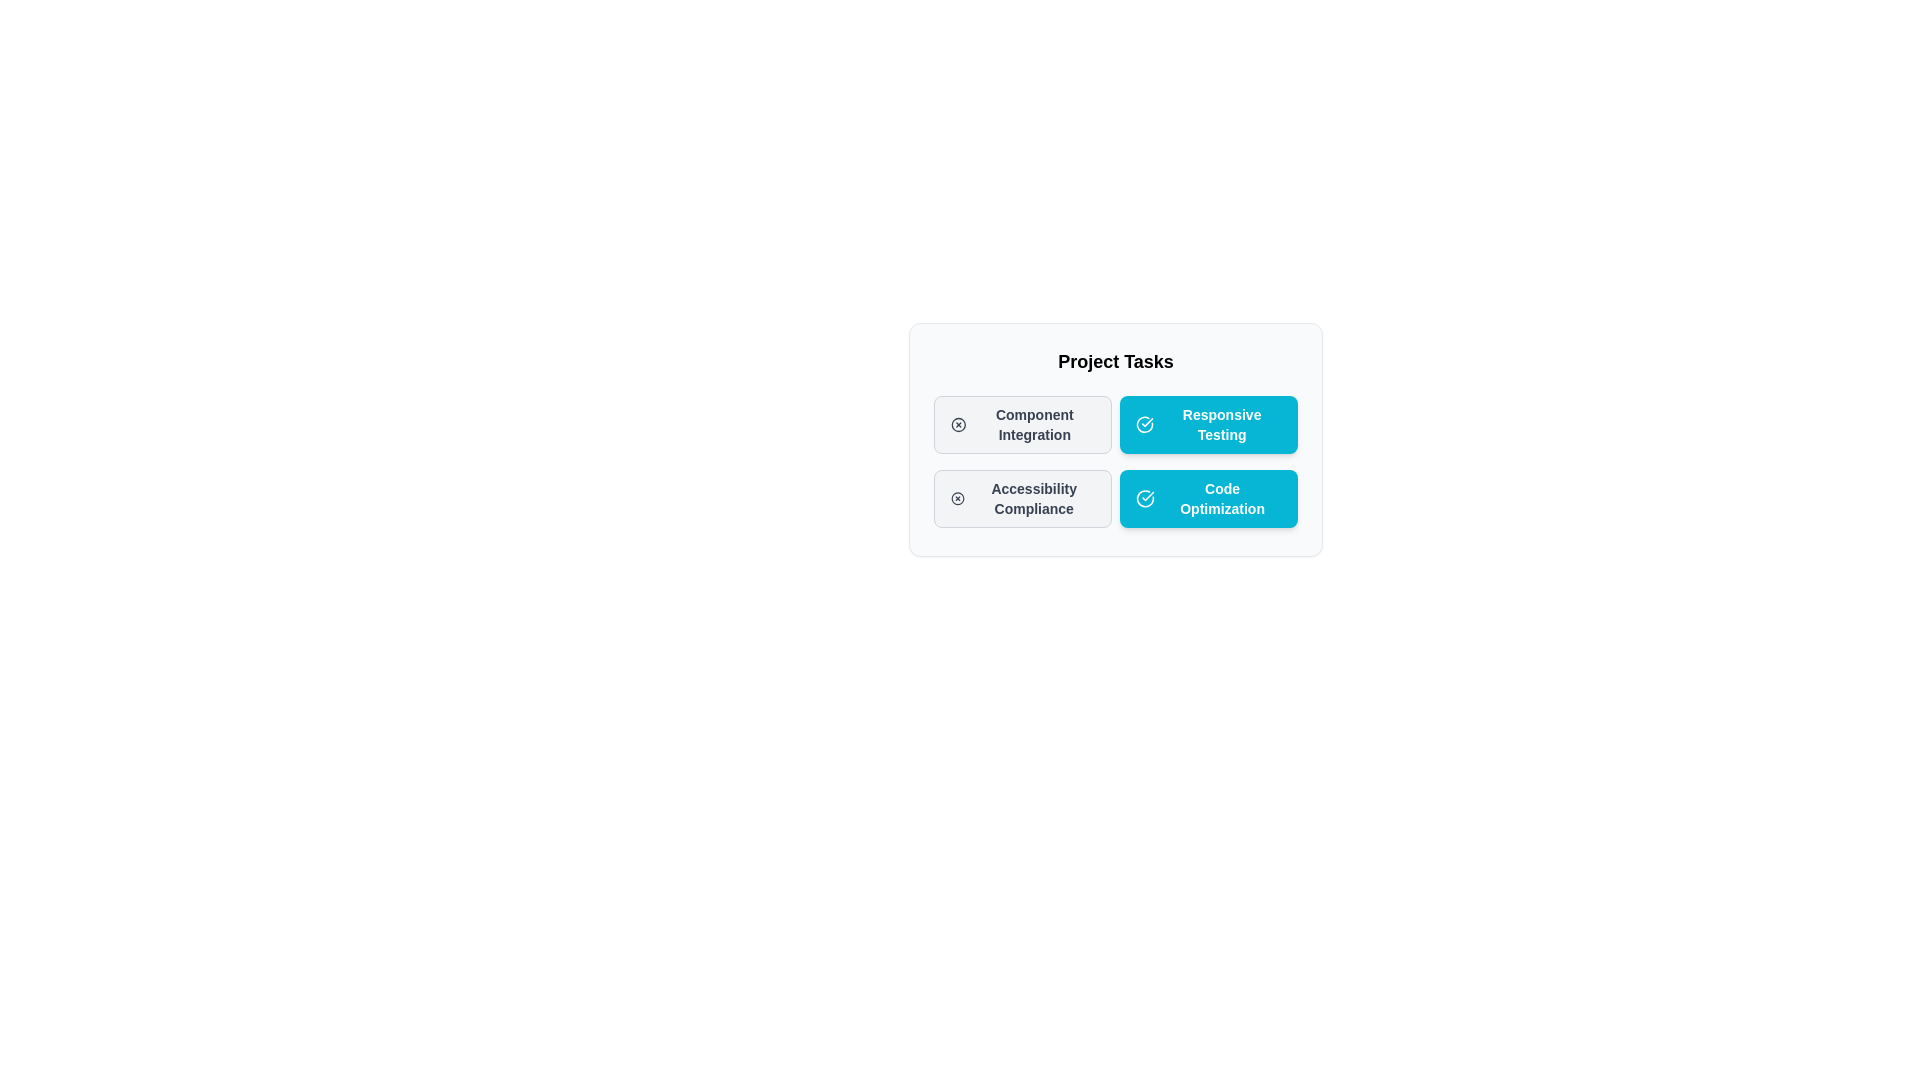 This screenshot has height=1080, width=1920. I want to click on the chip labeled Code Optimization, so click(1208, 497).